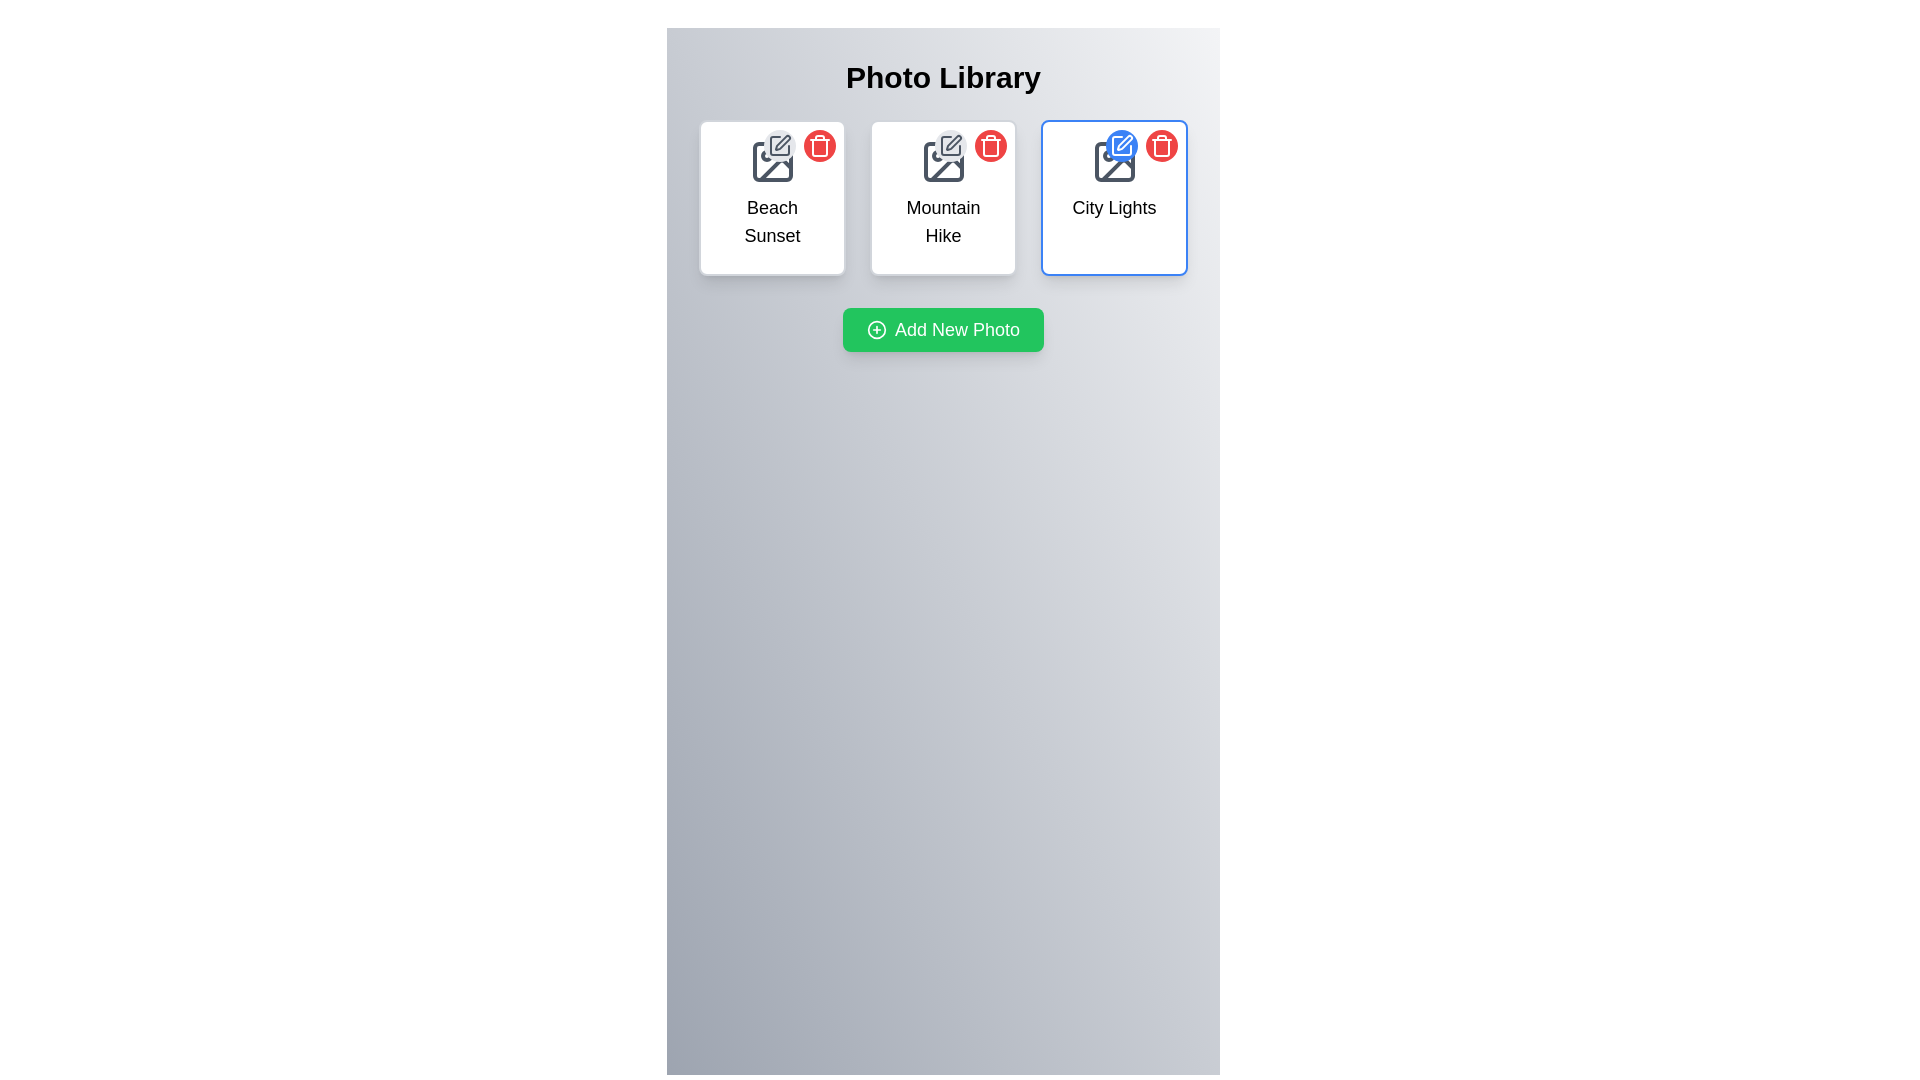 The width and height of the screenshot is (1920, 1080). Describe the element at coordinates (970, 145) in the screenshot. I see `the trash bin button, which is the right circular button in the top-right corner of the 'Mountain Hike' card` at that location.